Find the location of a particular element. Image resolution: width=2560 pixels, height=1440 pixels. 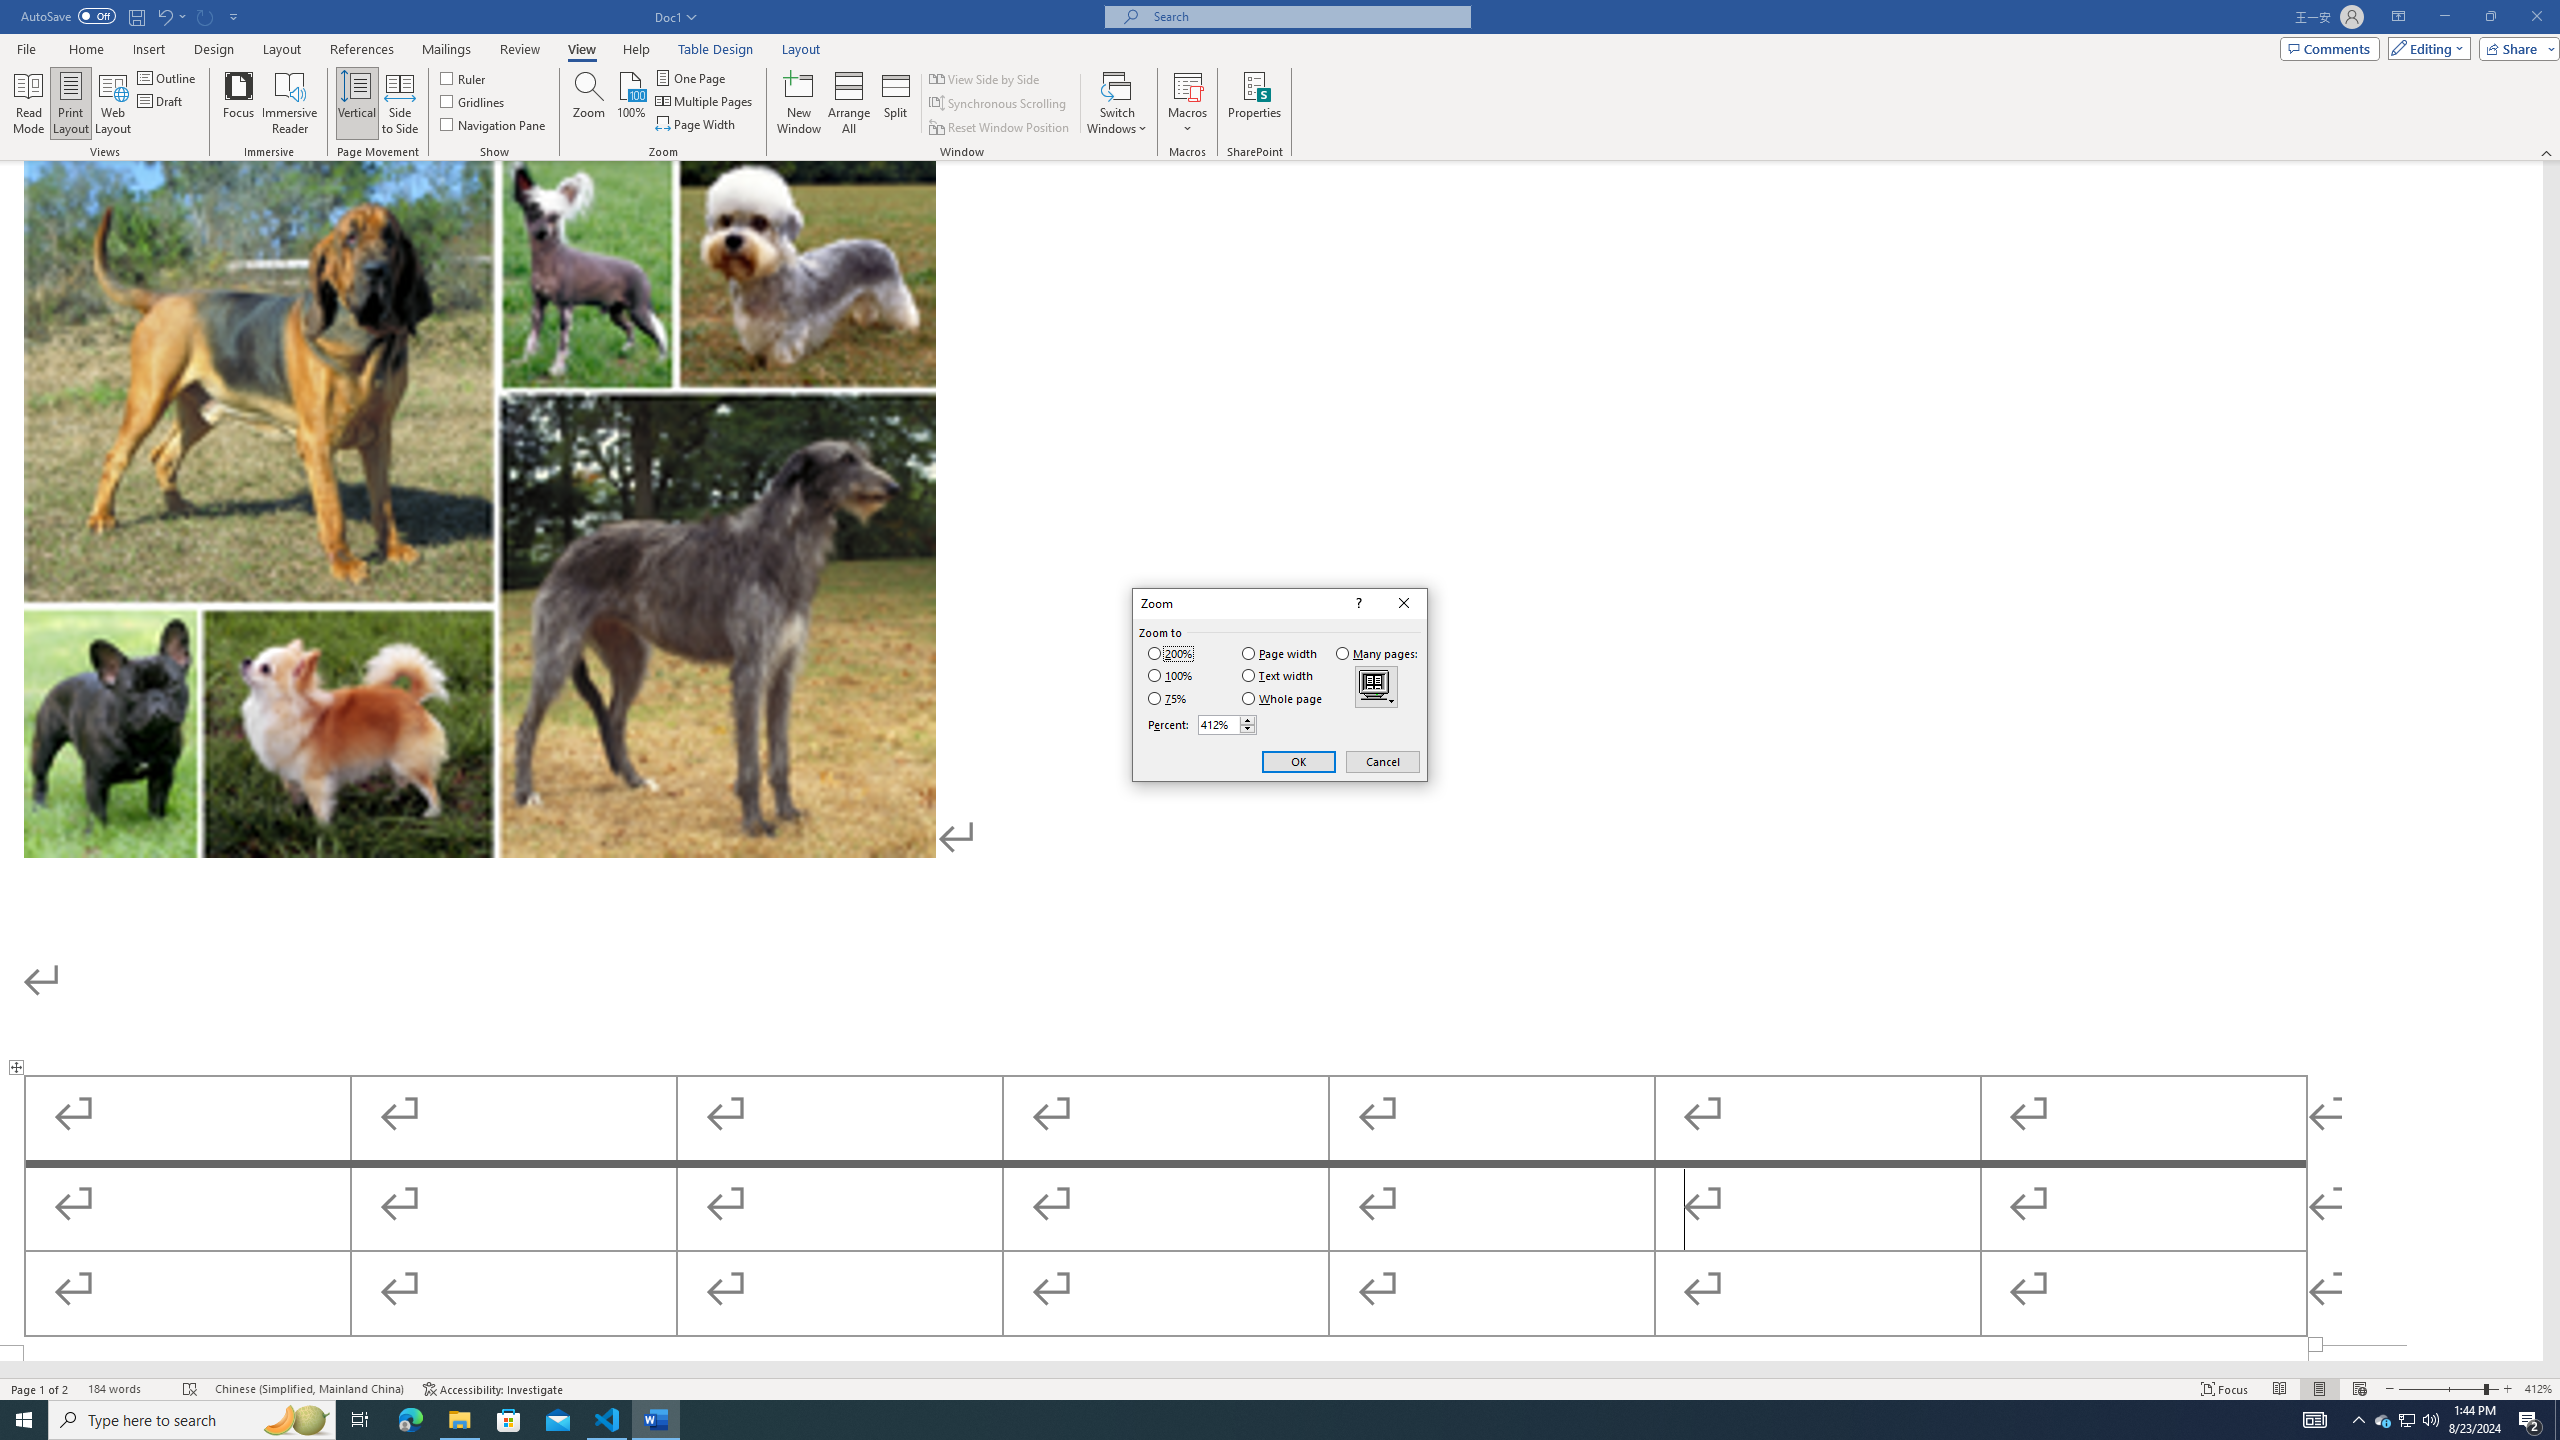

'Reset Window Position' is located at coordinates (999, 127).